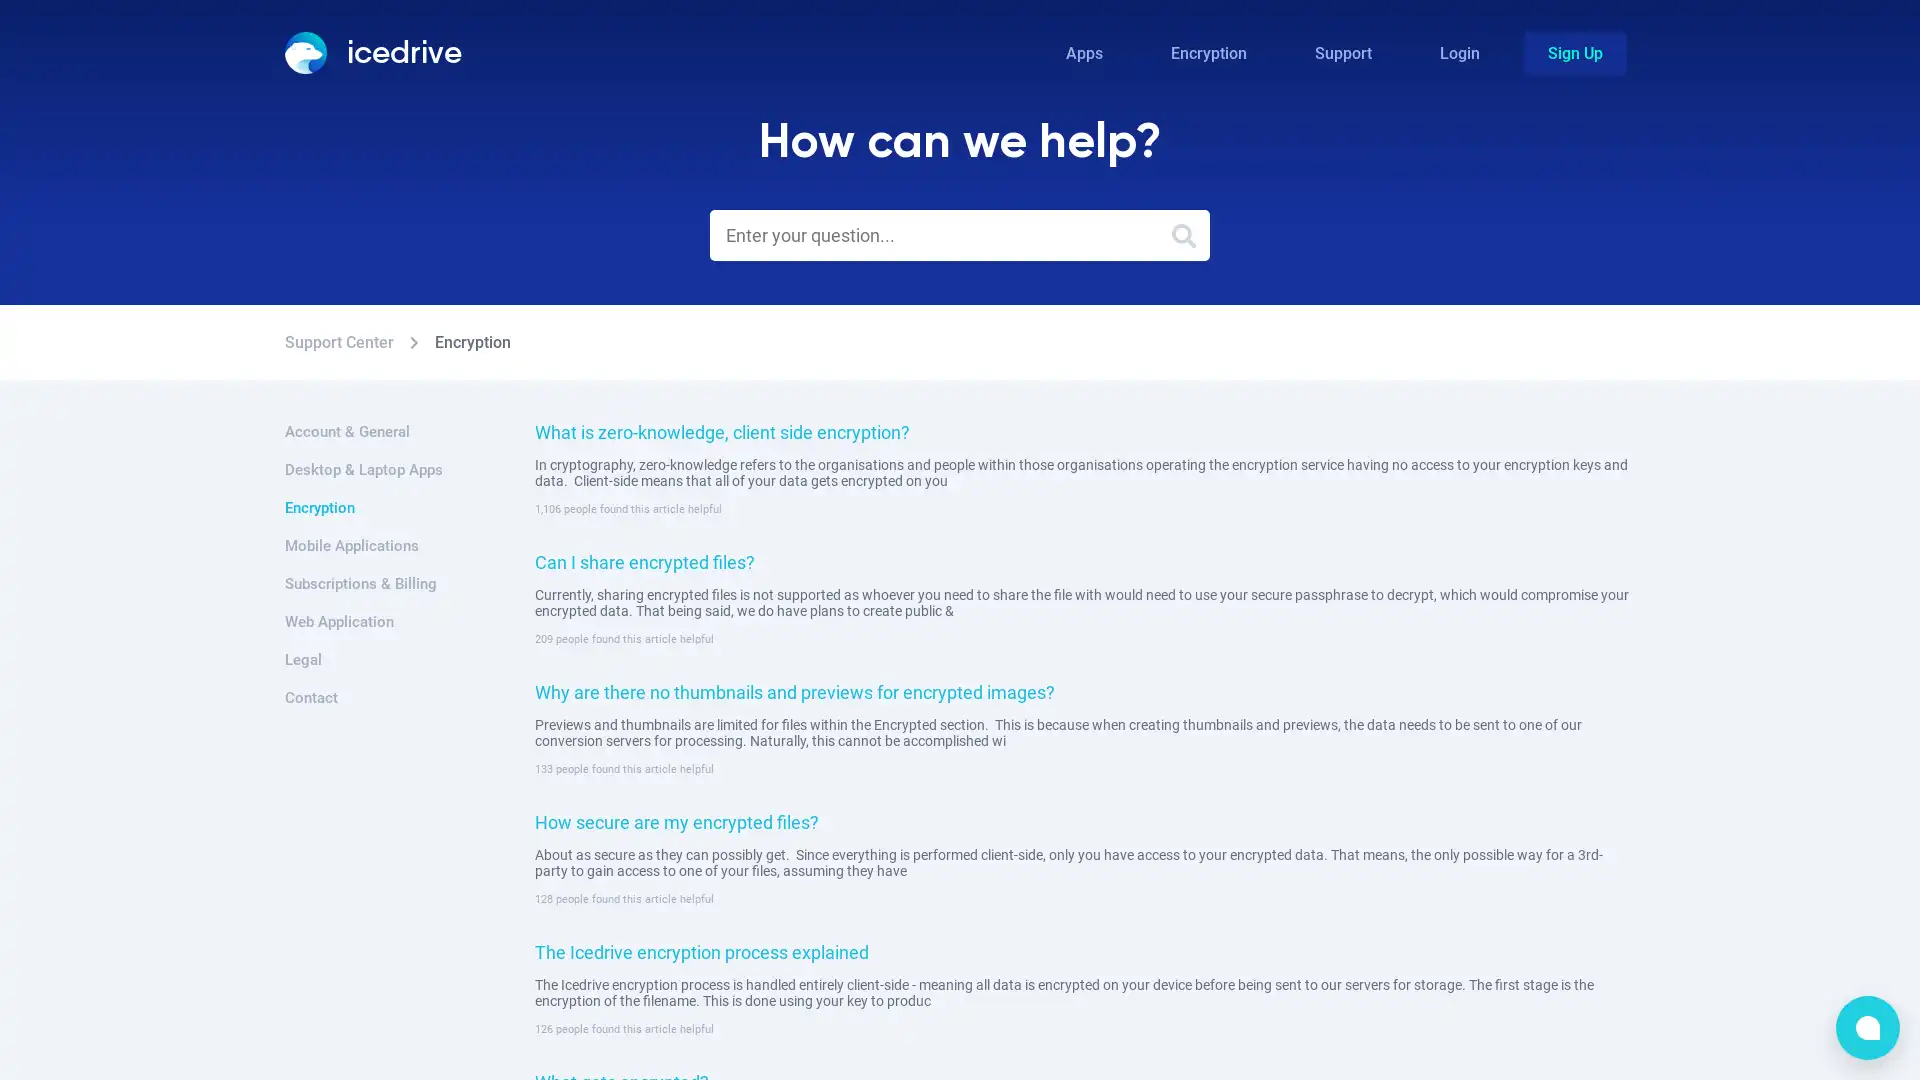 Image resolution: width=1920 pixels, height=1080 pixels. Describe the element at coordinates (1866, 1028) in the screenshot. I see `bubble-icon` at that location.